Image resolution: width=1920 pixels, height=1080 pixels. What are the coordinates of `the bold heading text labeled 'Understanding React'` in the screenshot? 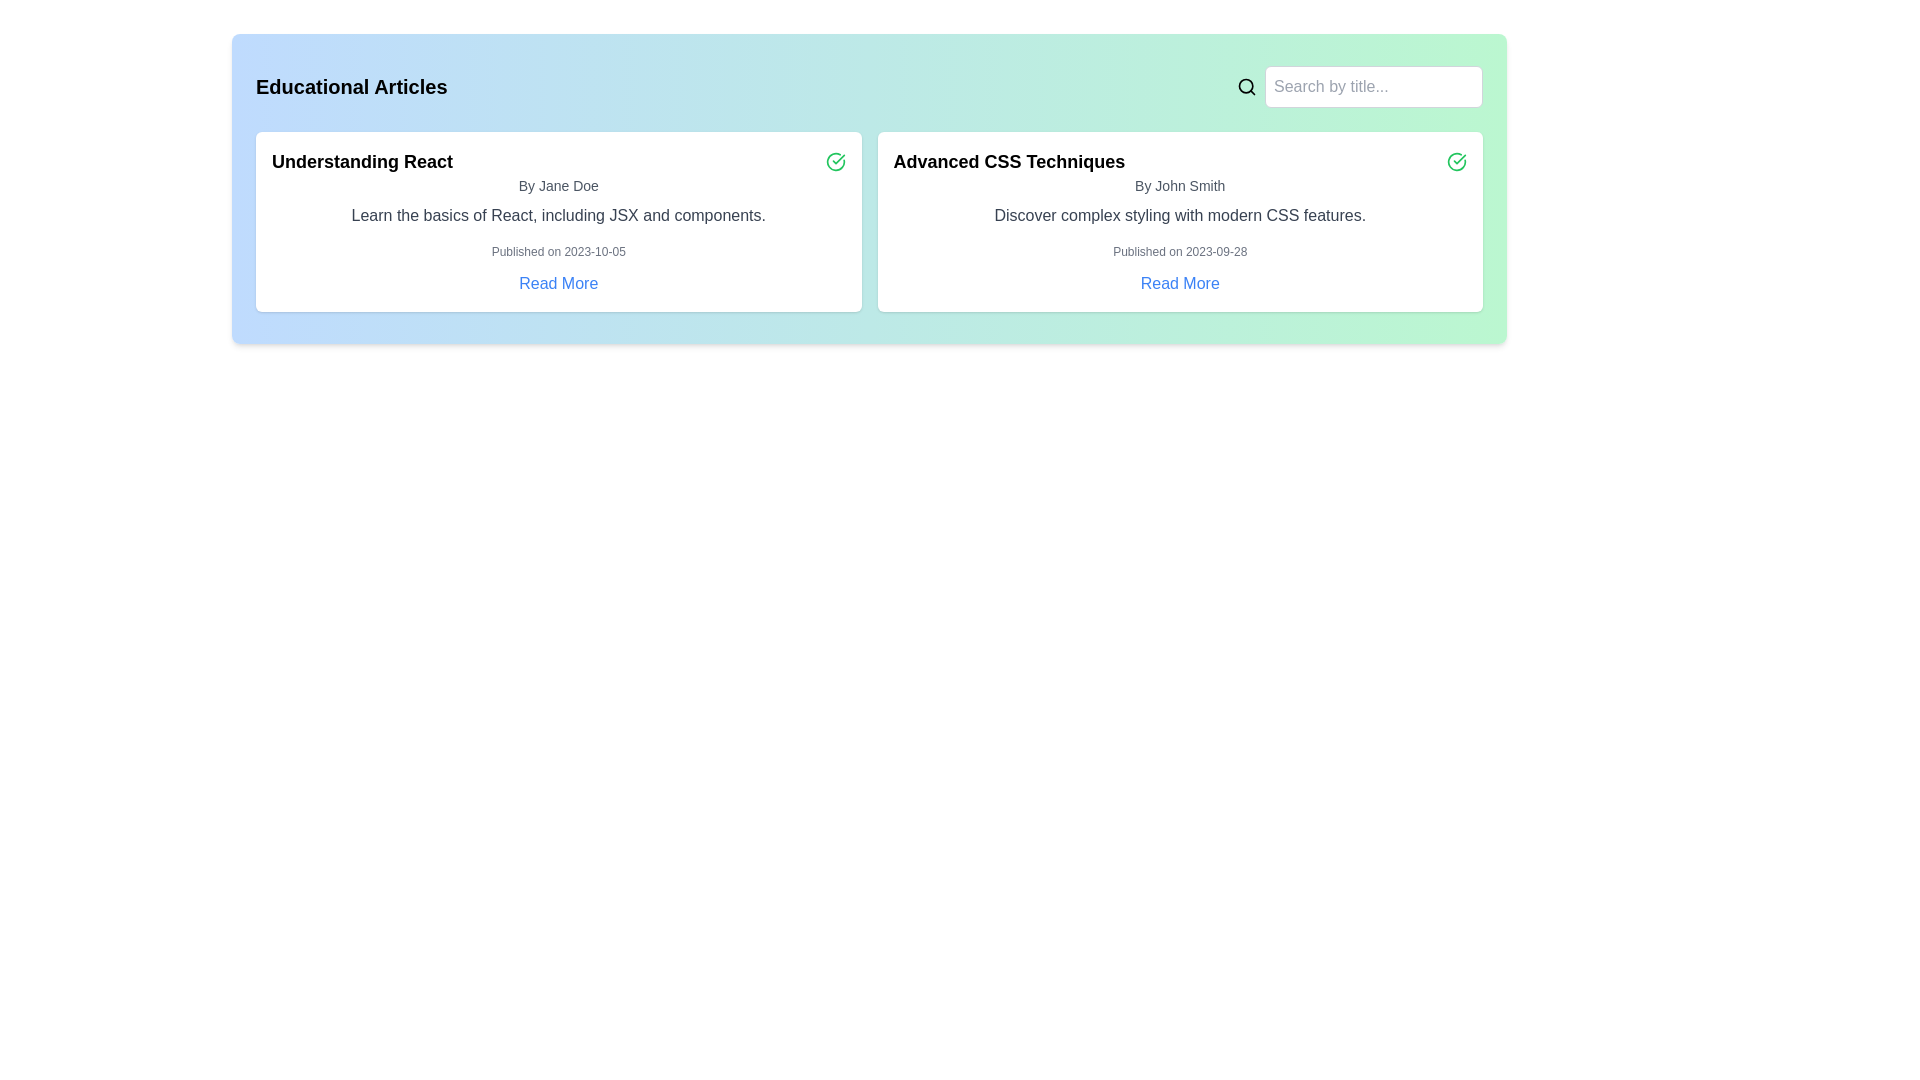 It's located at (362, 161).